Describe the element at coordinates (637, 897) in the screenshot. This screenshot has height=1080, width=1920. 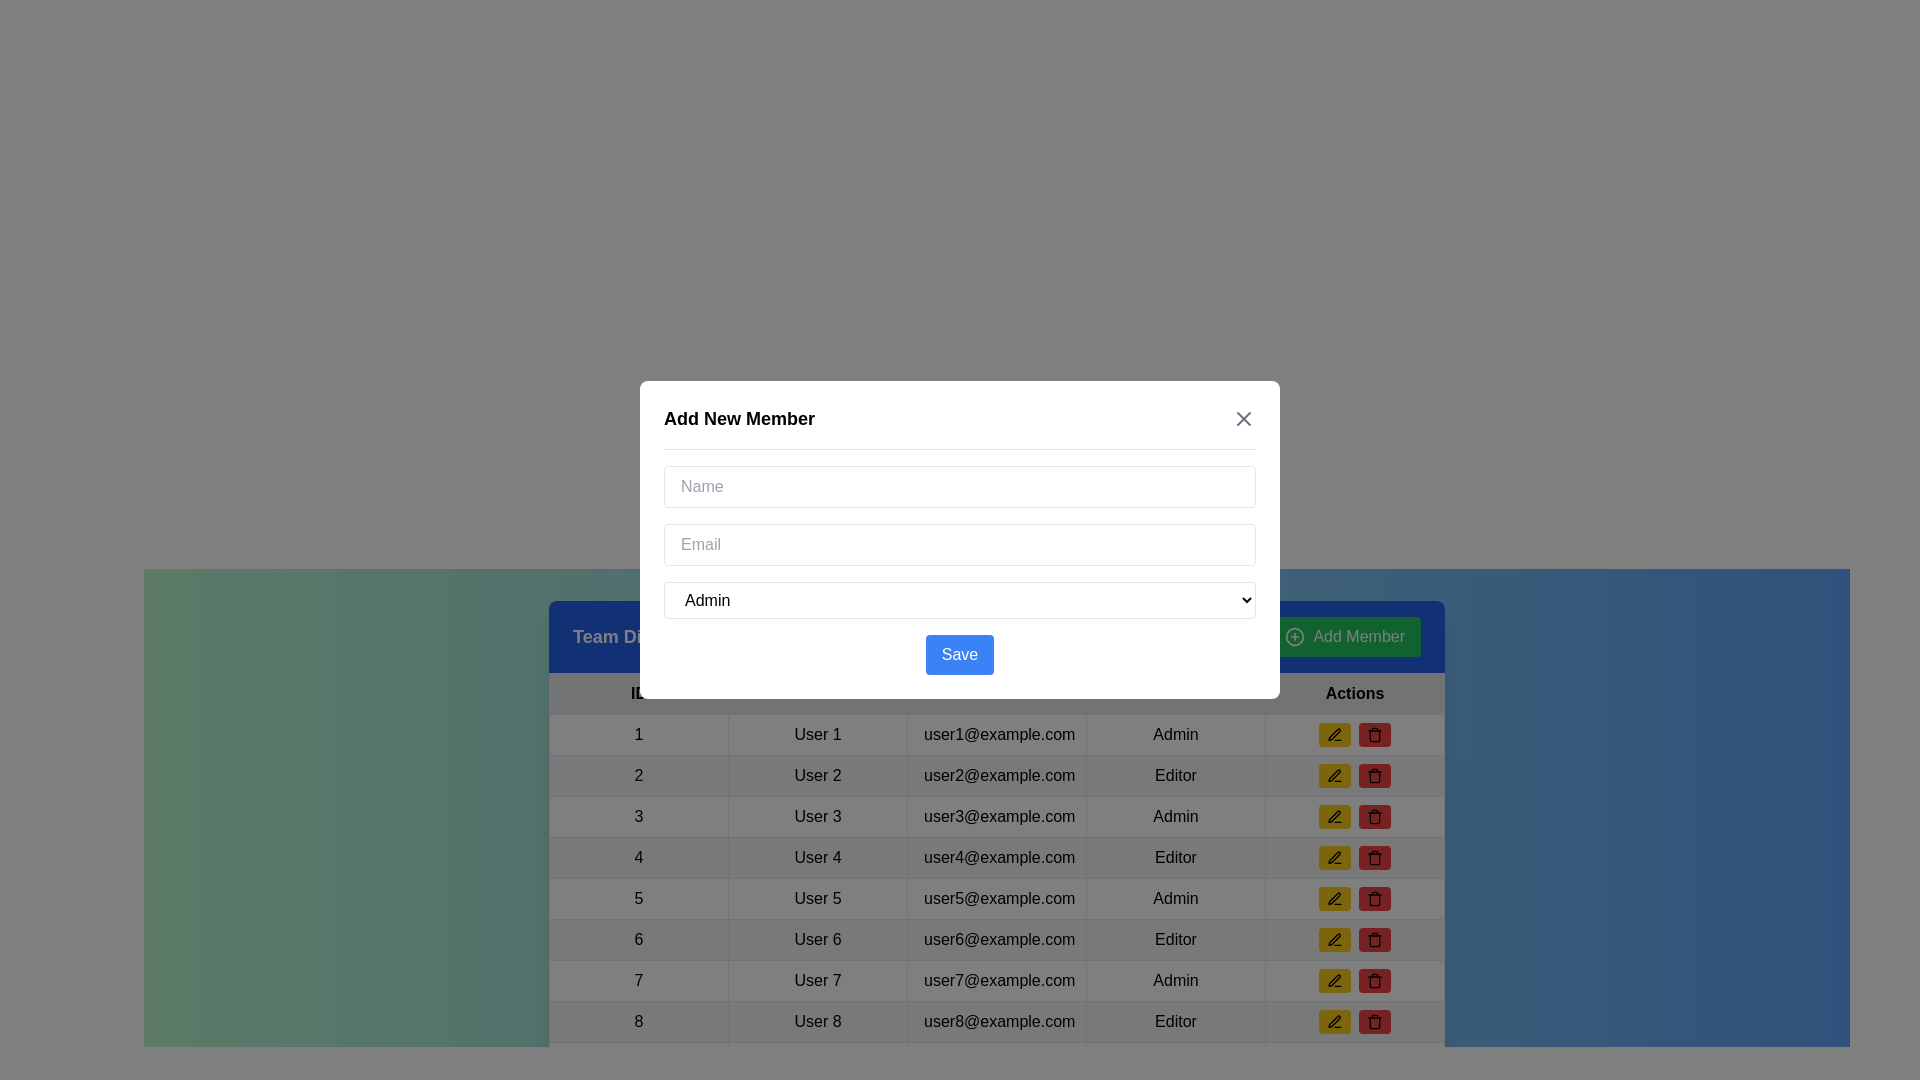
I see `the text label displaying the number '5', which is located in the first cell of the fifth row of a user details table` at that location.